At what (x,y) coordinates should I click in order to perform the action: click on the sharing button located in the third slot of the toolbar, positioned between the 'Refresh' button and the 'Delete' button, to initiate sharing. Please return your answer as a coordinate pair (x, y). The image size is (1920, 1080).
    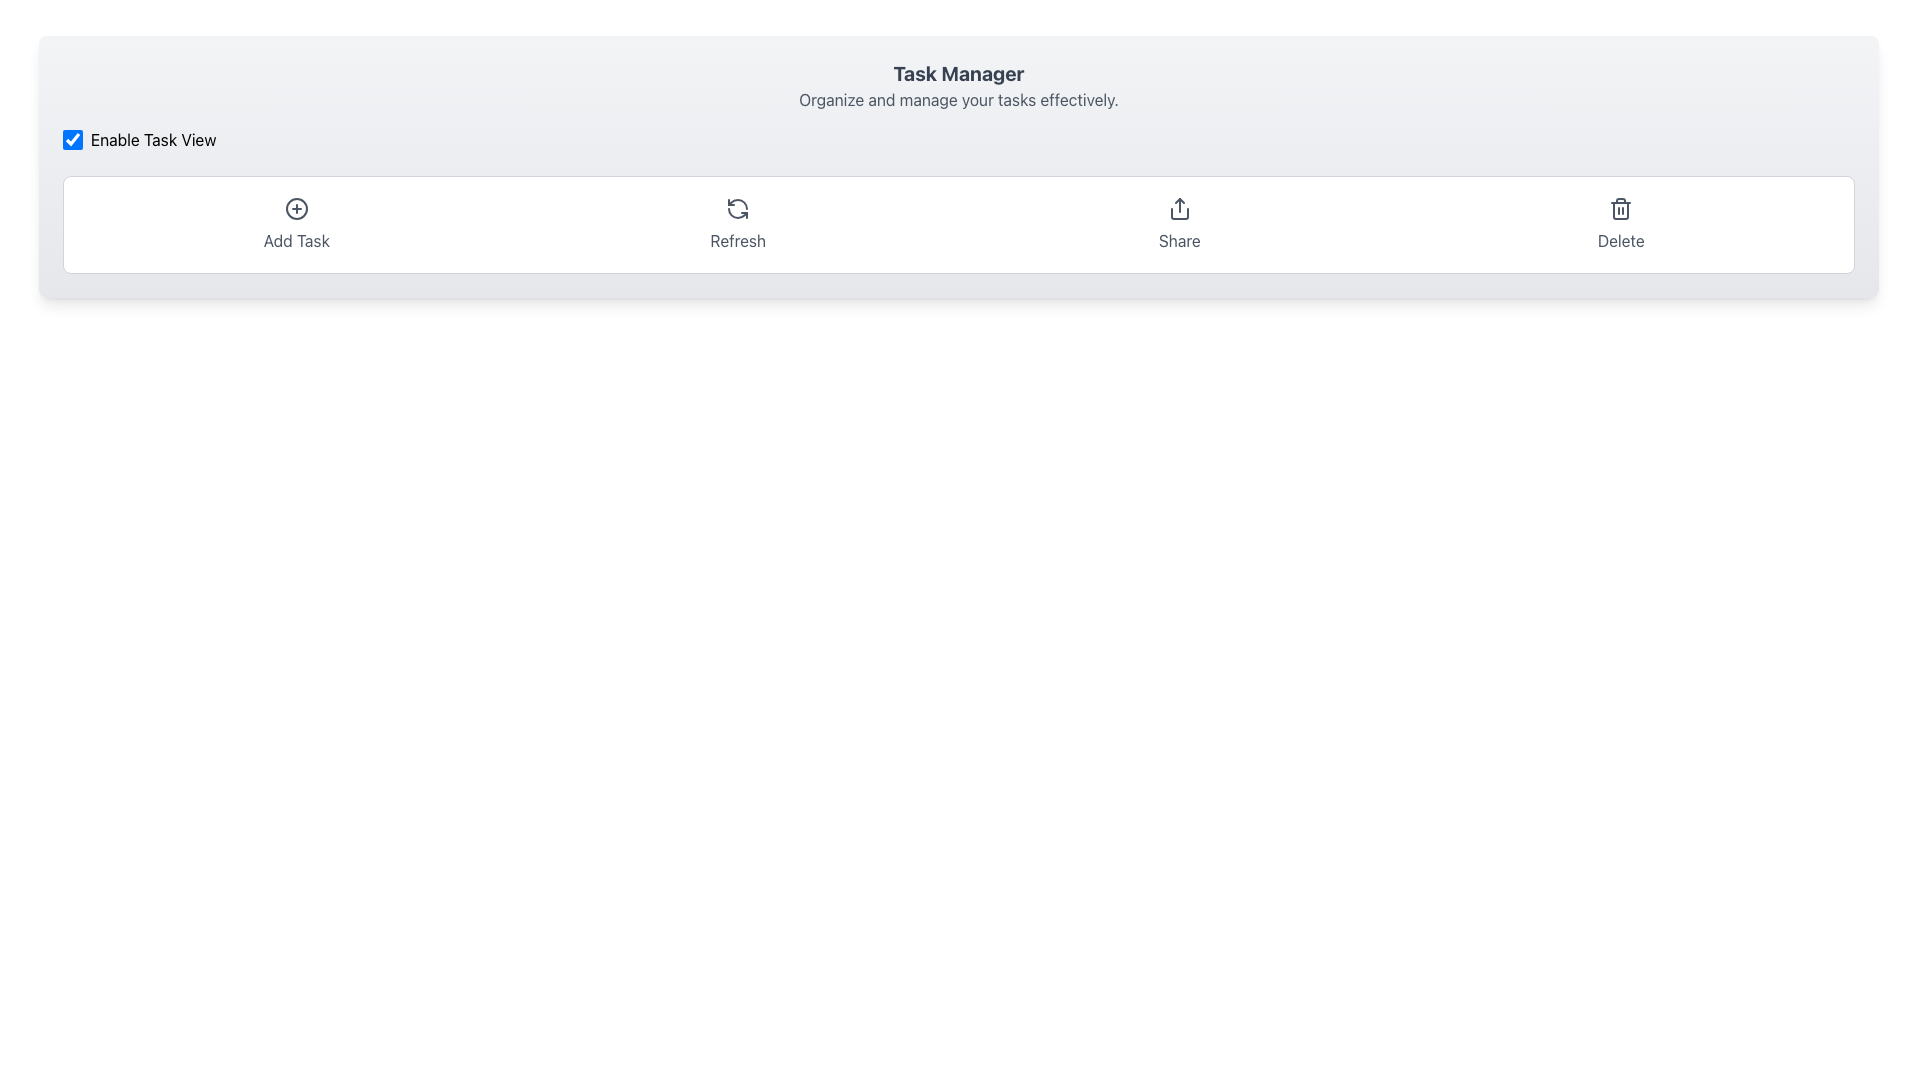
    Looking at the image, I should click on (1179, 224).